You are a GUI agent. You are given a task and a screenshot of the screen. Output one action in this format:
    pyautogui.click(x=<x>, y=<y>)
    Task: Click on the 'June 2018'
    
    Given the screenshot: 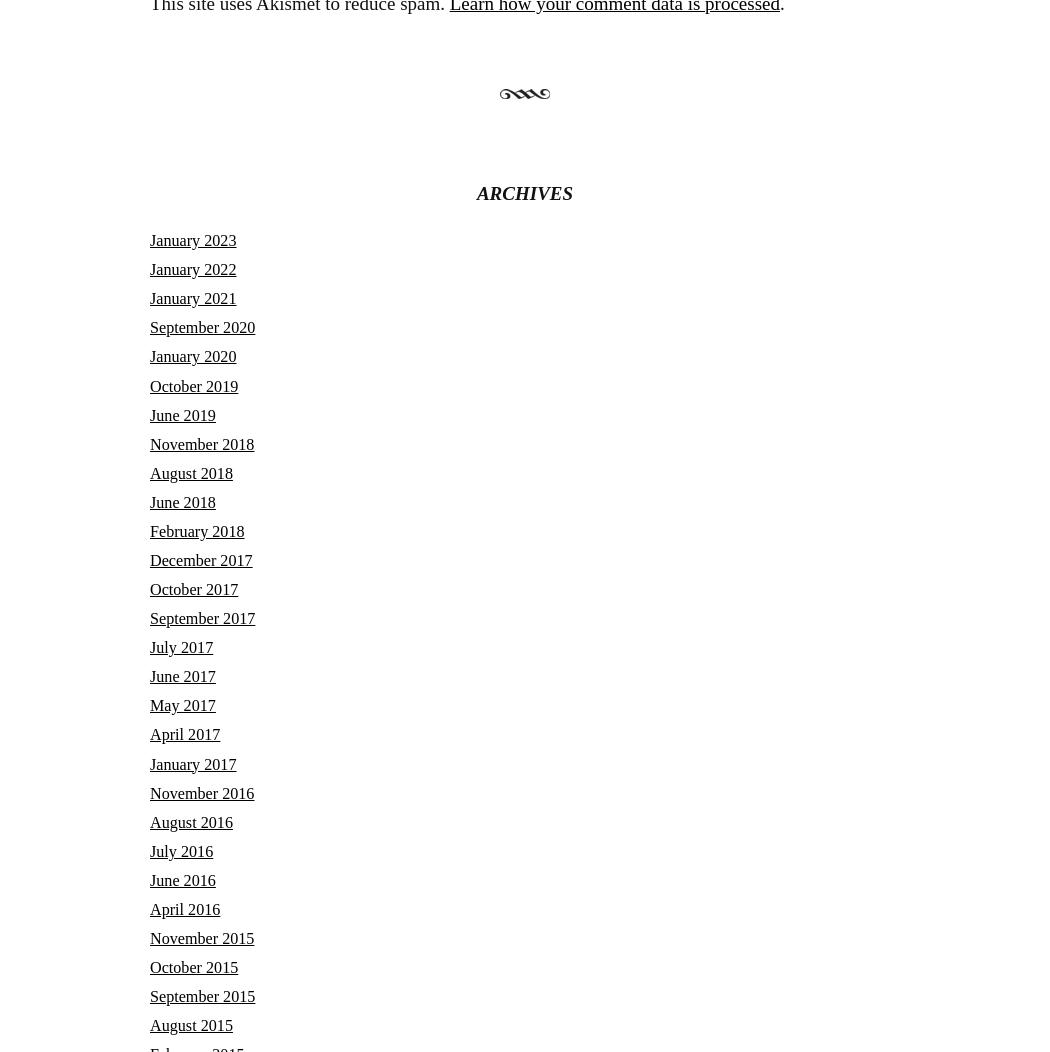 What is the action you would take?
    pyautogui.click(x=150, y=500)
    